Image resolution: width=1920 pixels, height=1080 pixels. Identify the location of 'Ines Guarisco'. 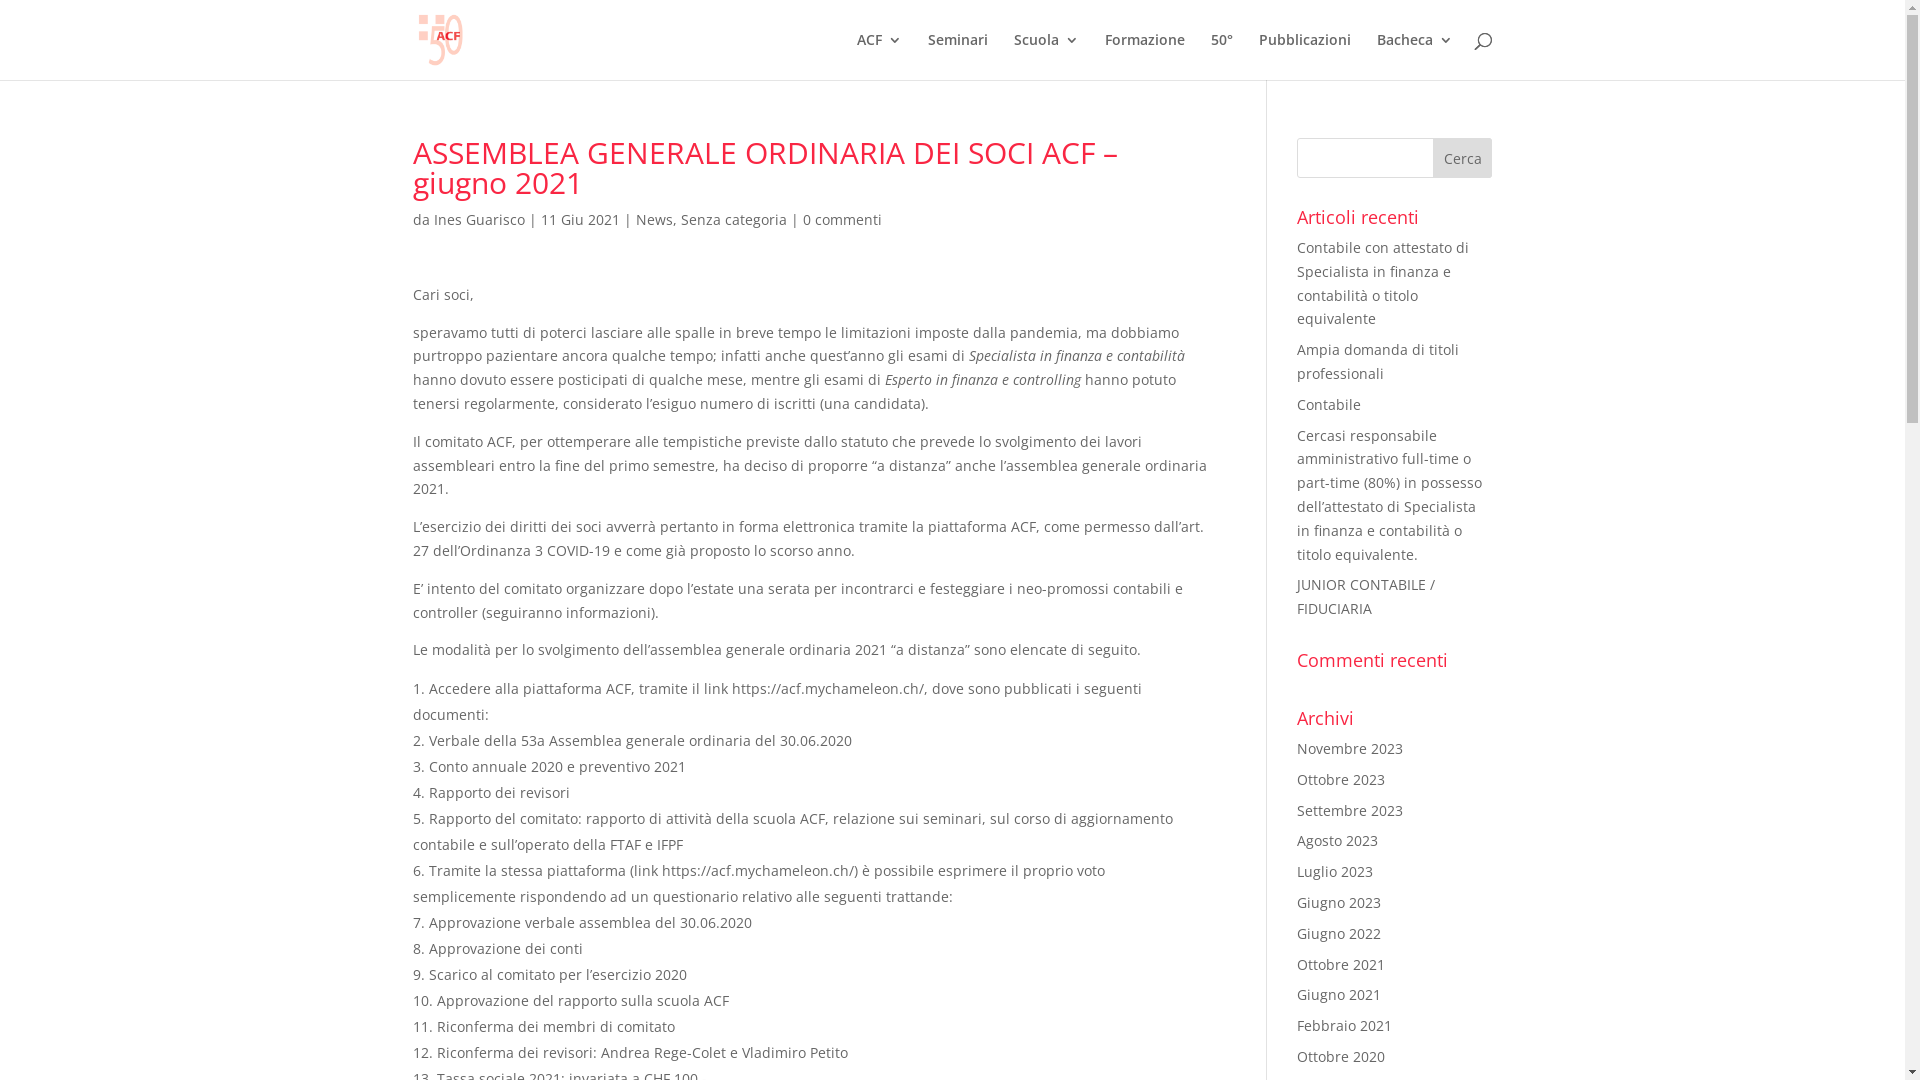
(478, 219).